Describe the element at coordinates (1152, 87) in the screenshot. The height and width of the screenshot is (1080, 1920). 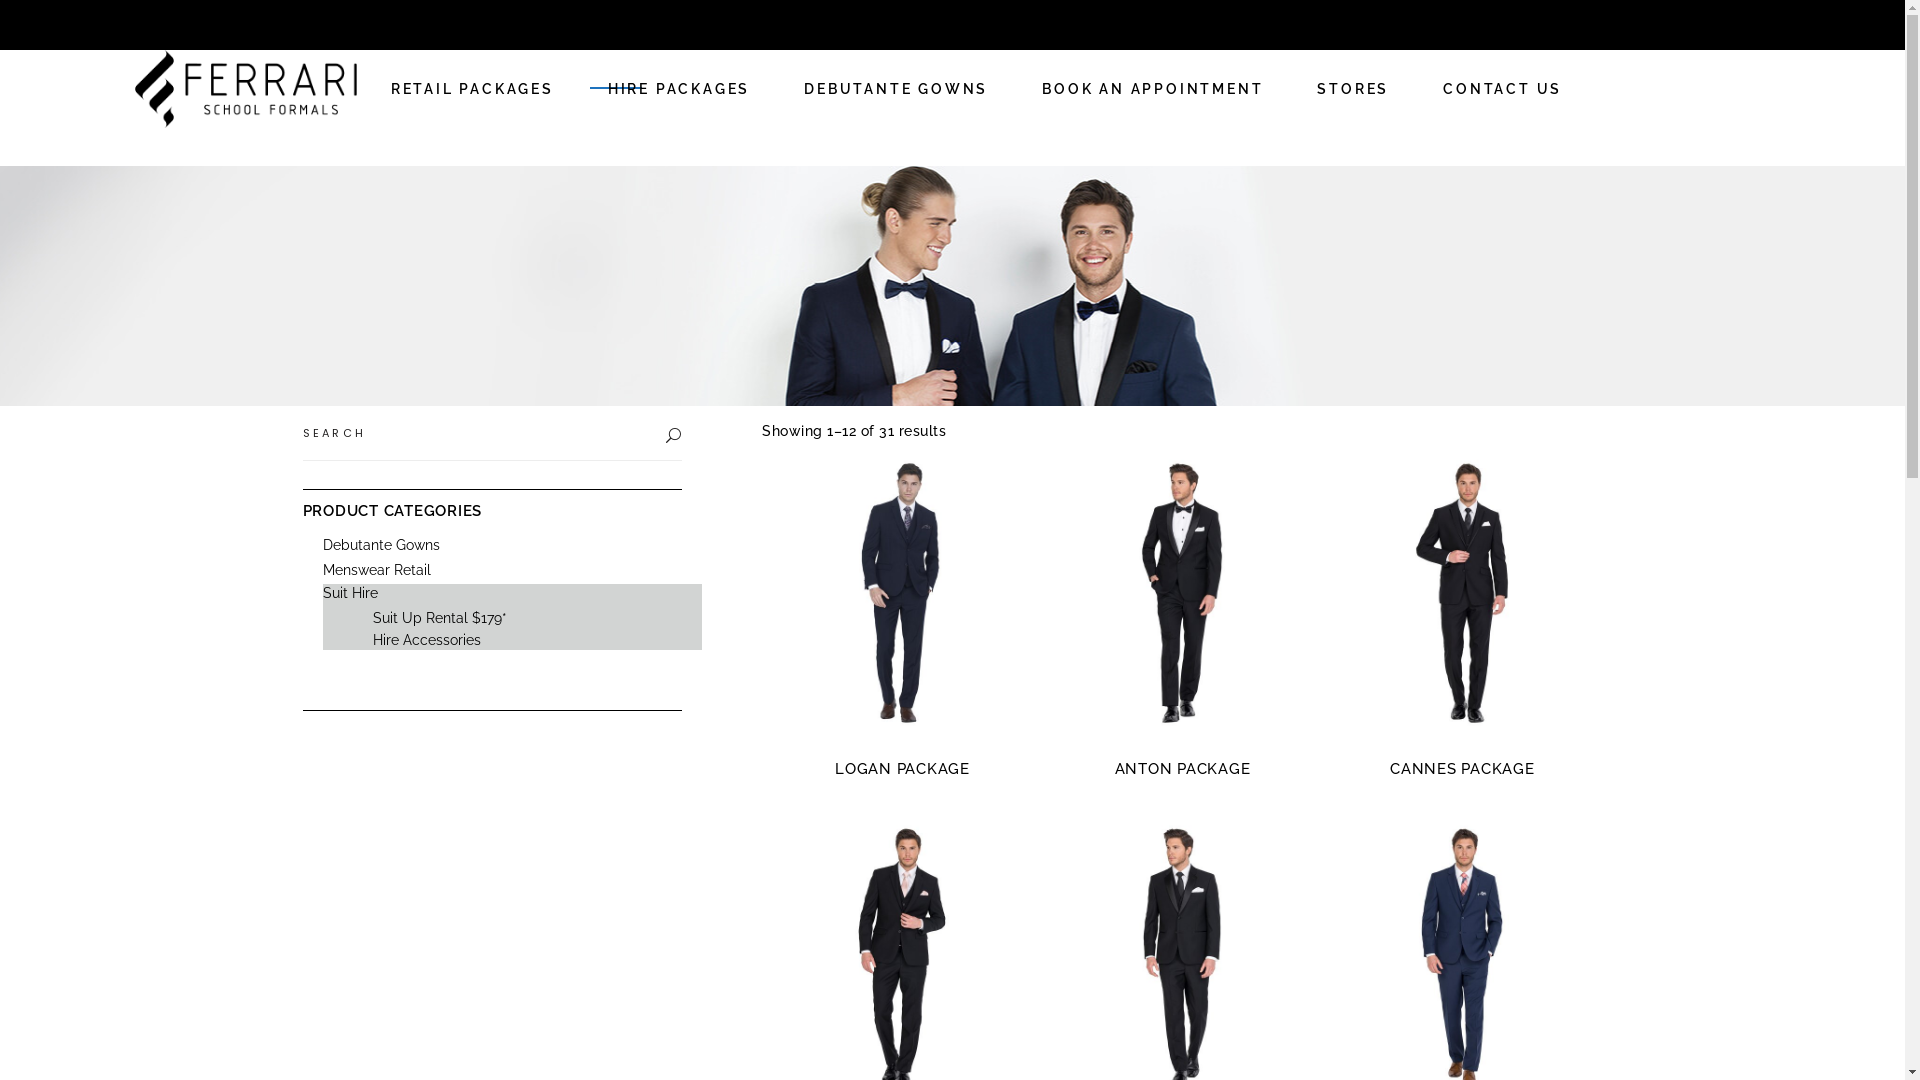
I see `'BOOK AN APPOINTMENT'` at that location.